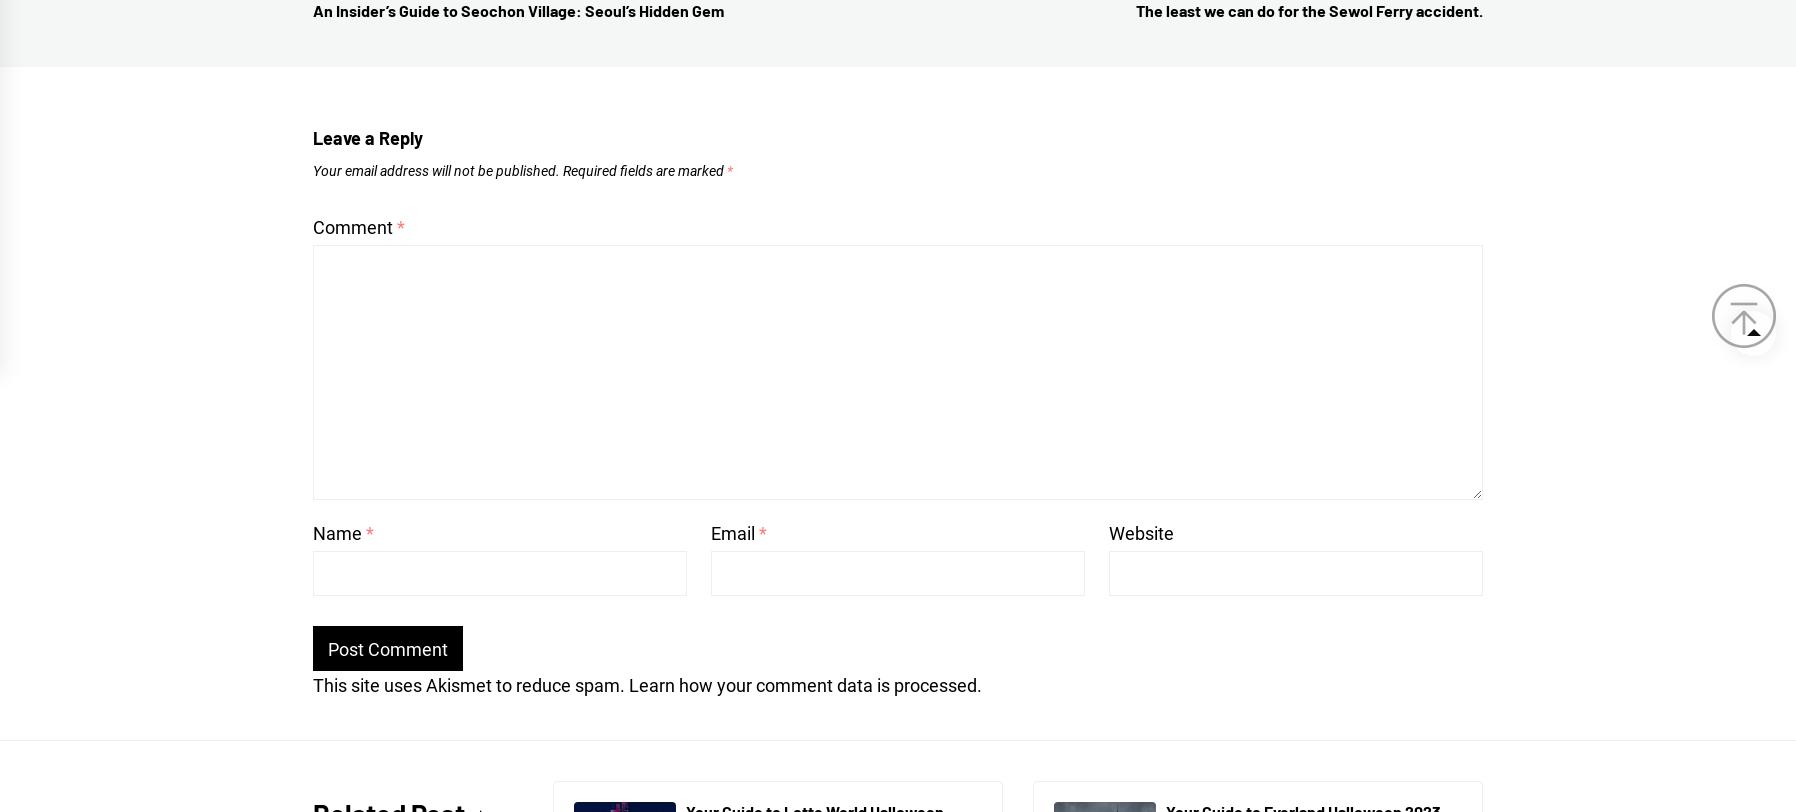 The image size is (1796, 812). I want to click on '.', so click(976, 684).